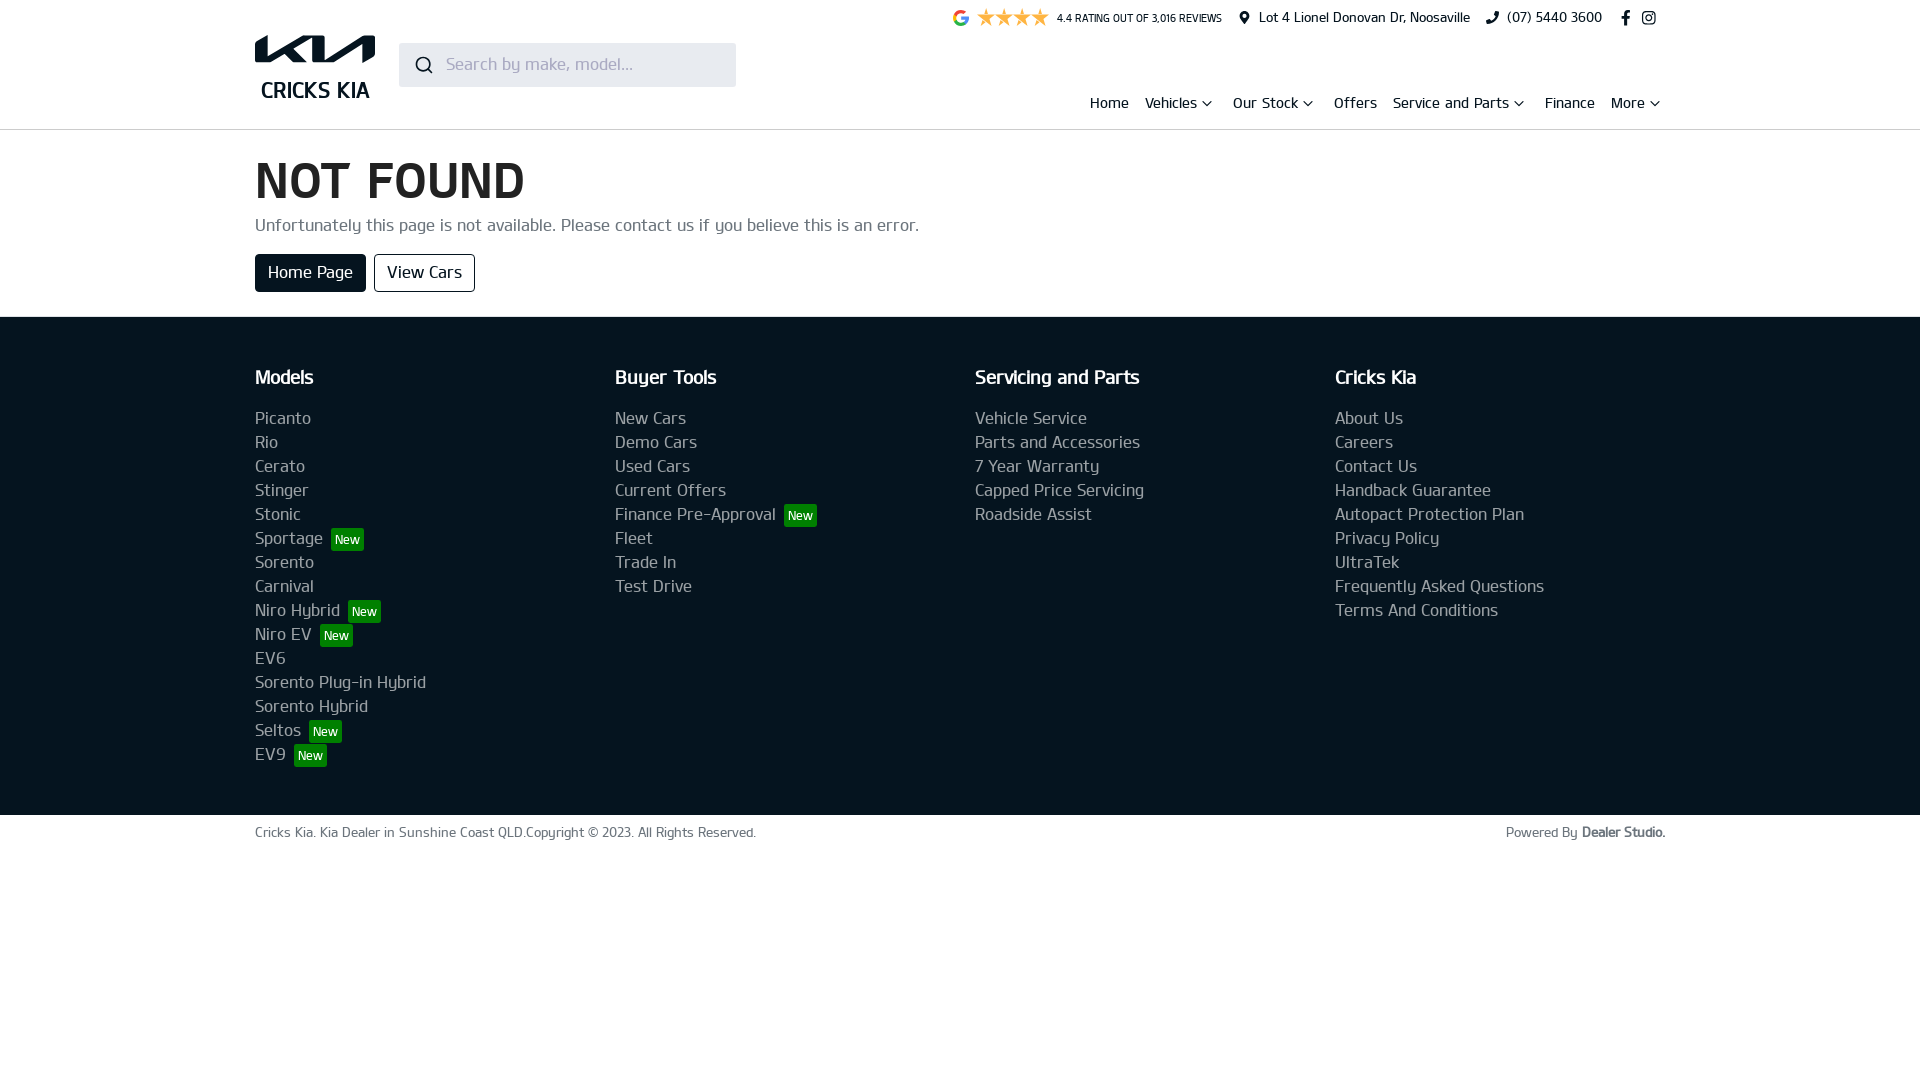 This screenshot has height=1080, width=1920. I want to click on 'Cerato', so click(278, 466).